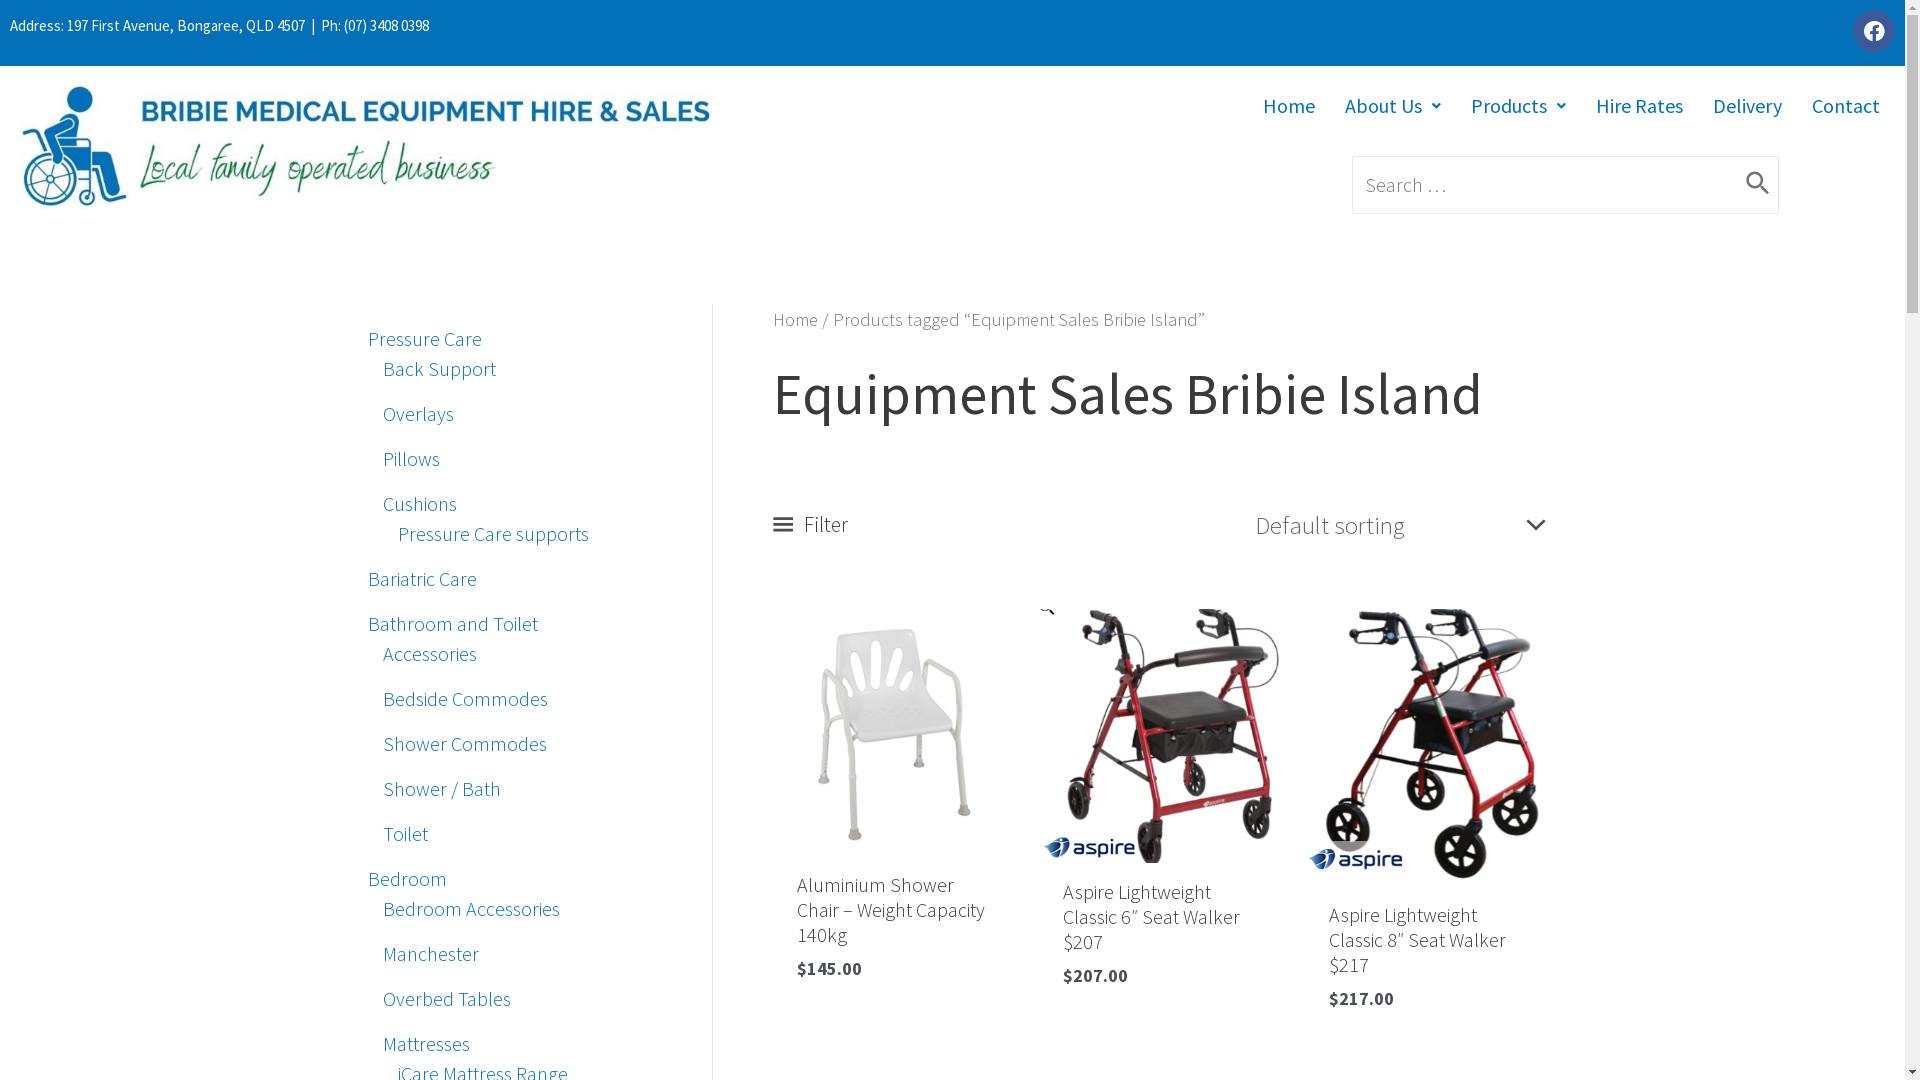 This screenshot has width=1920, height=1080. Describe the element at coordinates (469, 908) in the screenshot. I see `'Bedroom Accessories'` at that location.